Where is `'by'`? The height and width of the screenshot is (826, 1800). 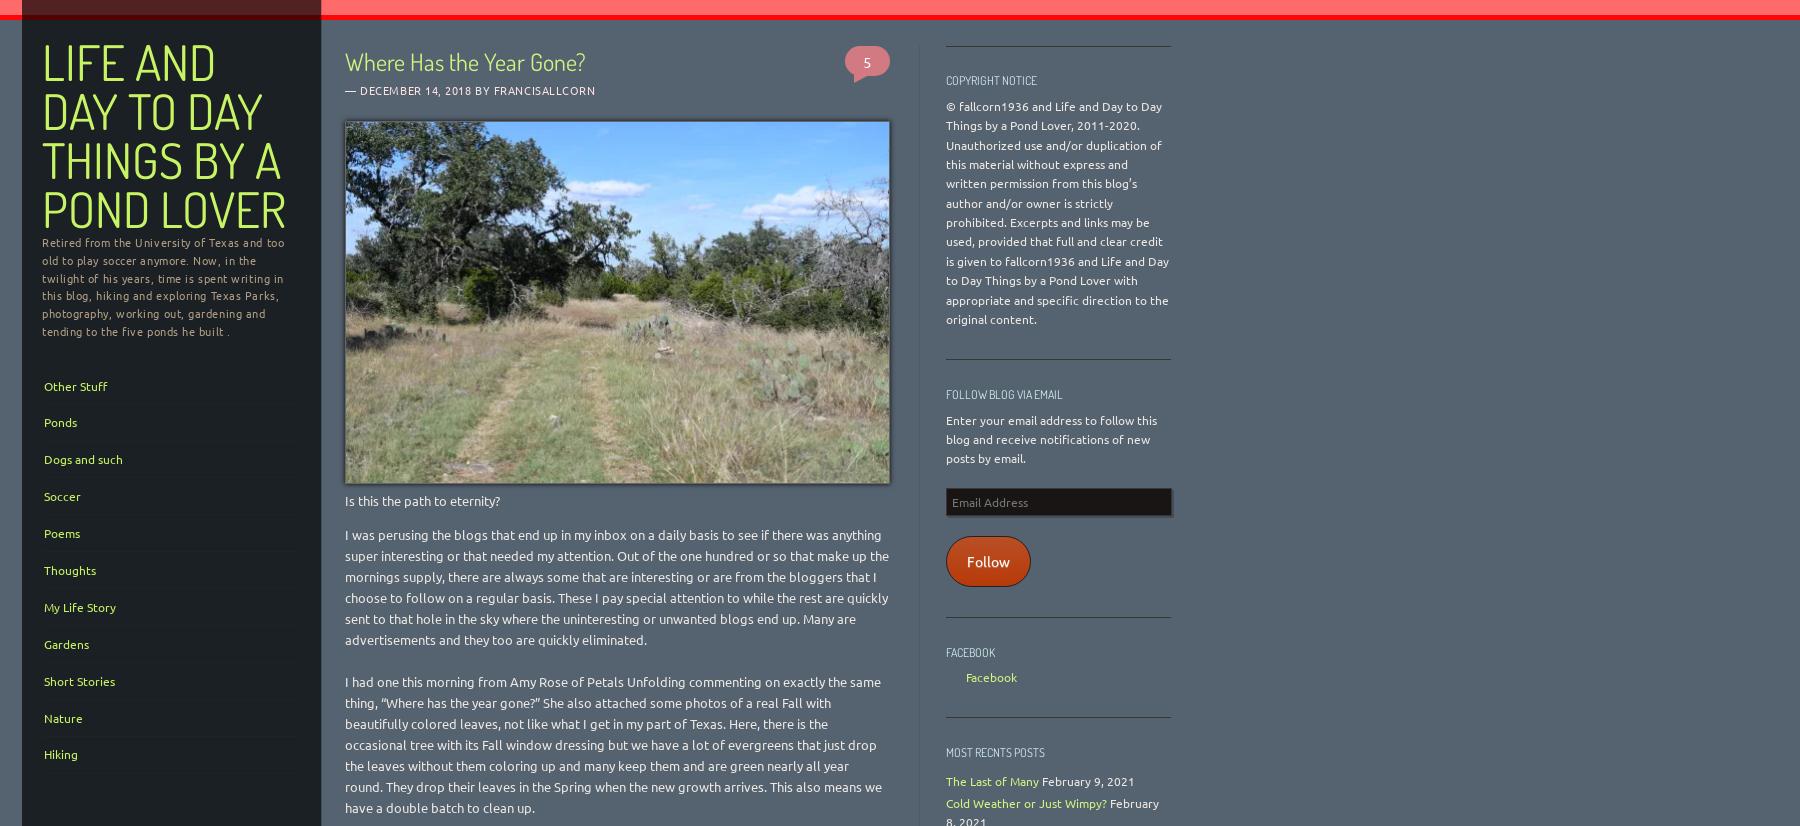
'by' is located at coordinates (470, 89).